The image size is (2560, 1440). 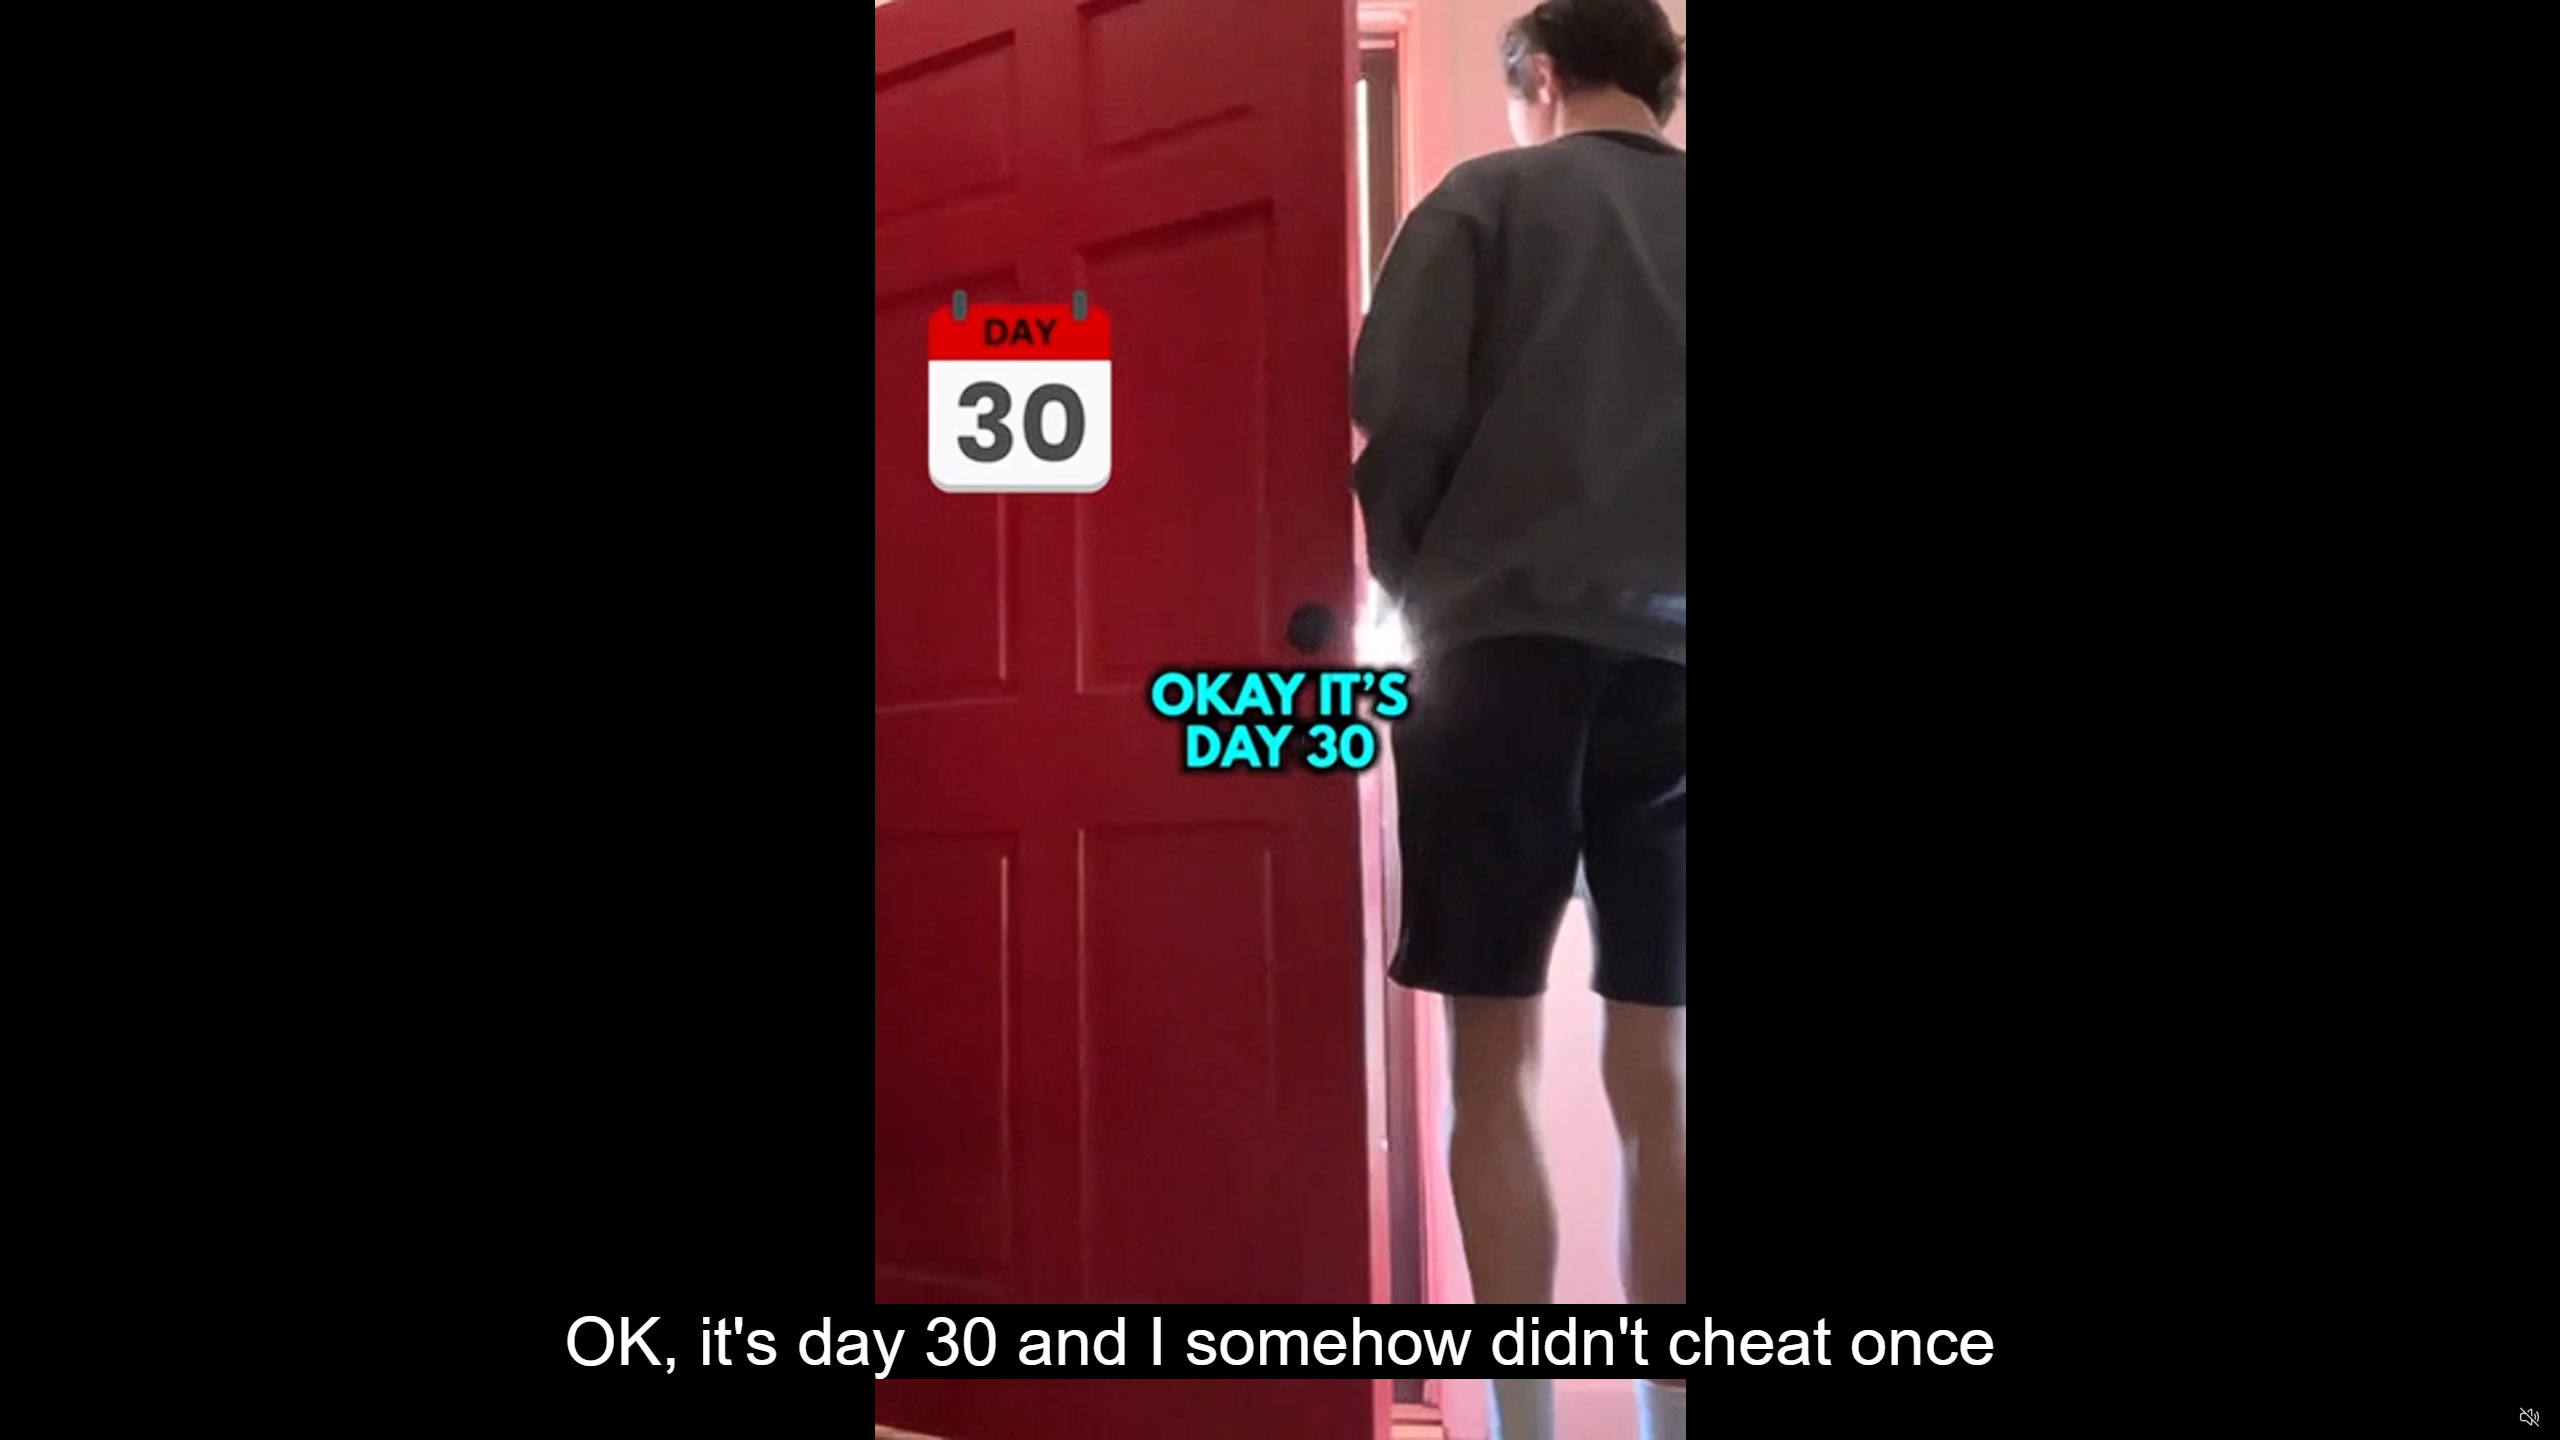 What do you see at coordinates (2528, 1416) in the screenshot?
I see `'Unmute'` at bounding box center [2528, 1416].